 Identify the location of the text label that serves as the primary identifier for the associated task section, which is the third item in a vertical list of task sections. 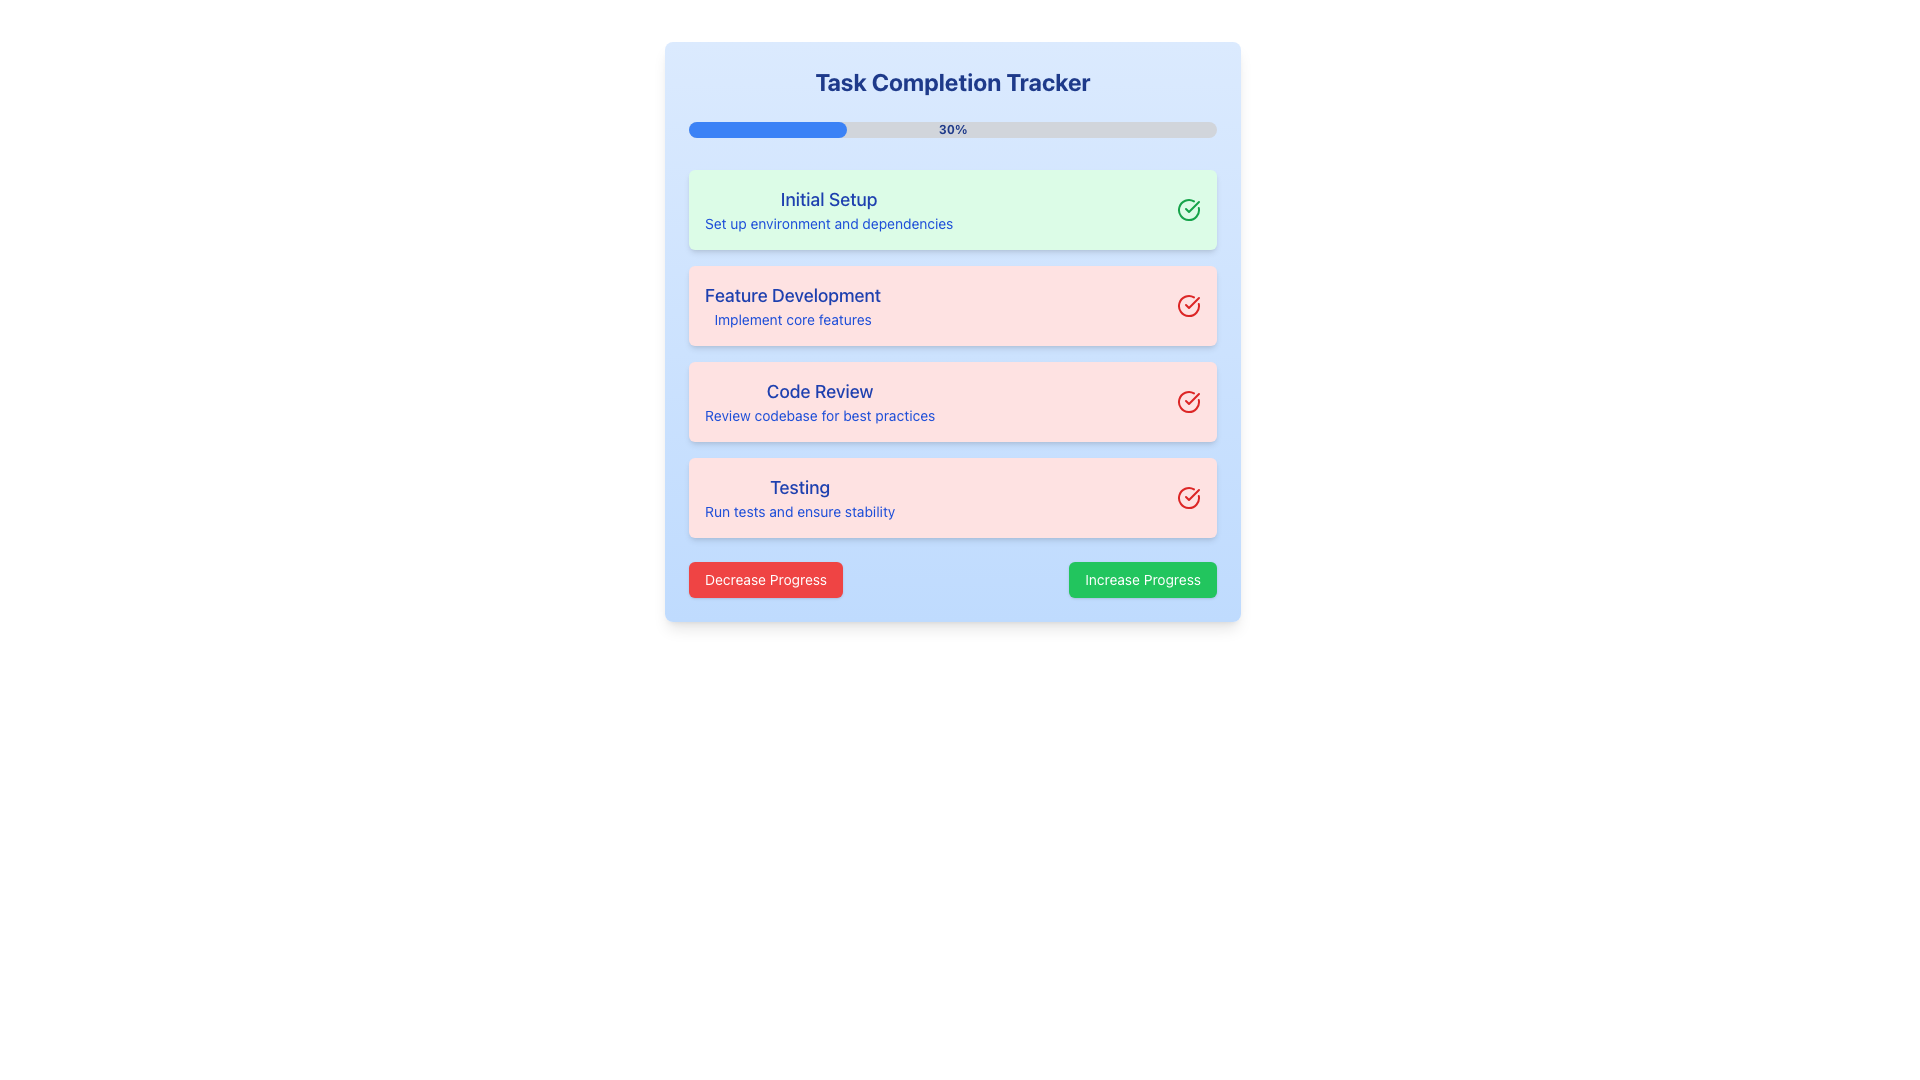
(820, 392).